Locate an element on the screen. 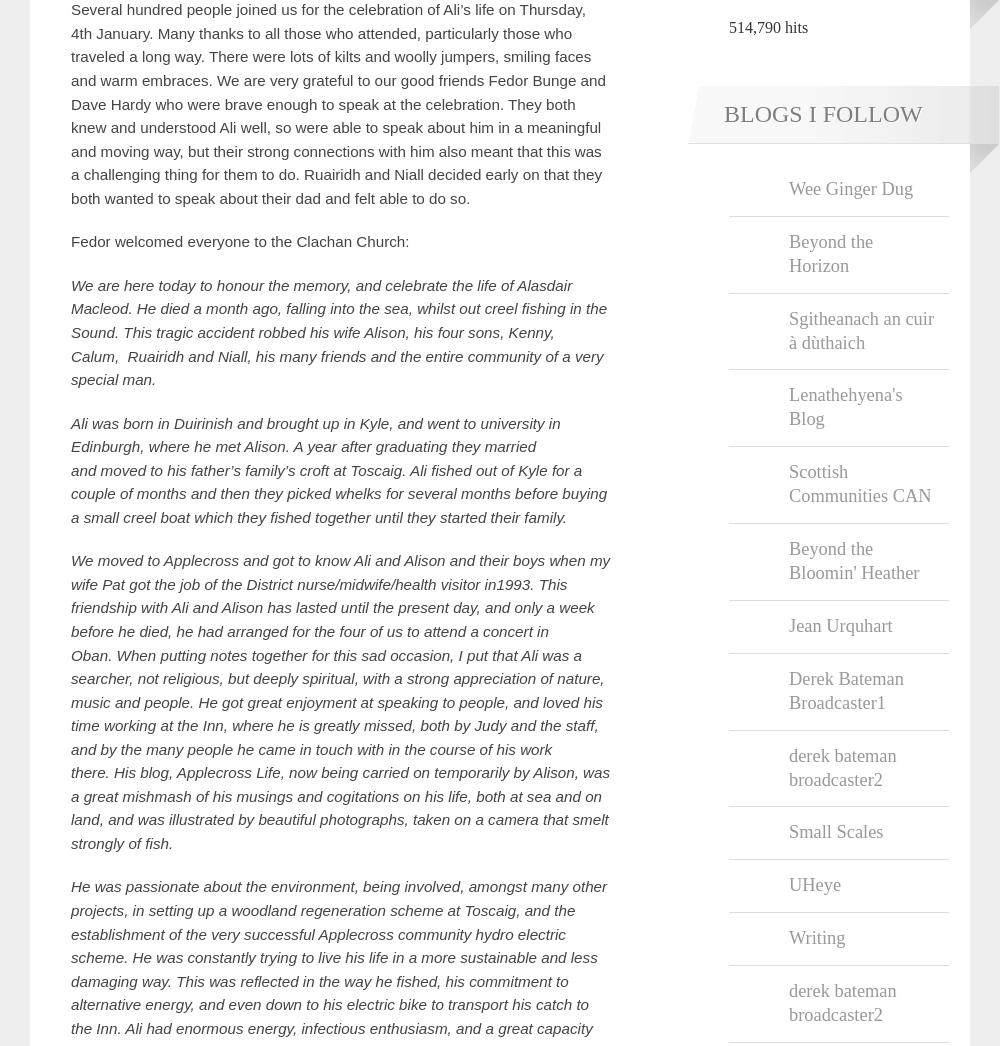 This screenshot has height=1046, width=1000. 'Fedor welcomed everyone to the Clachan Church:' is located at coordinates (239, 240).